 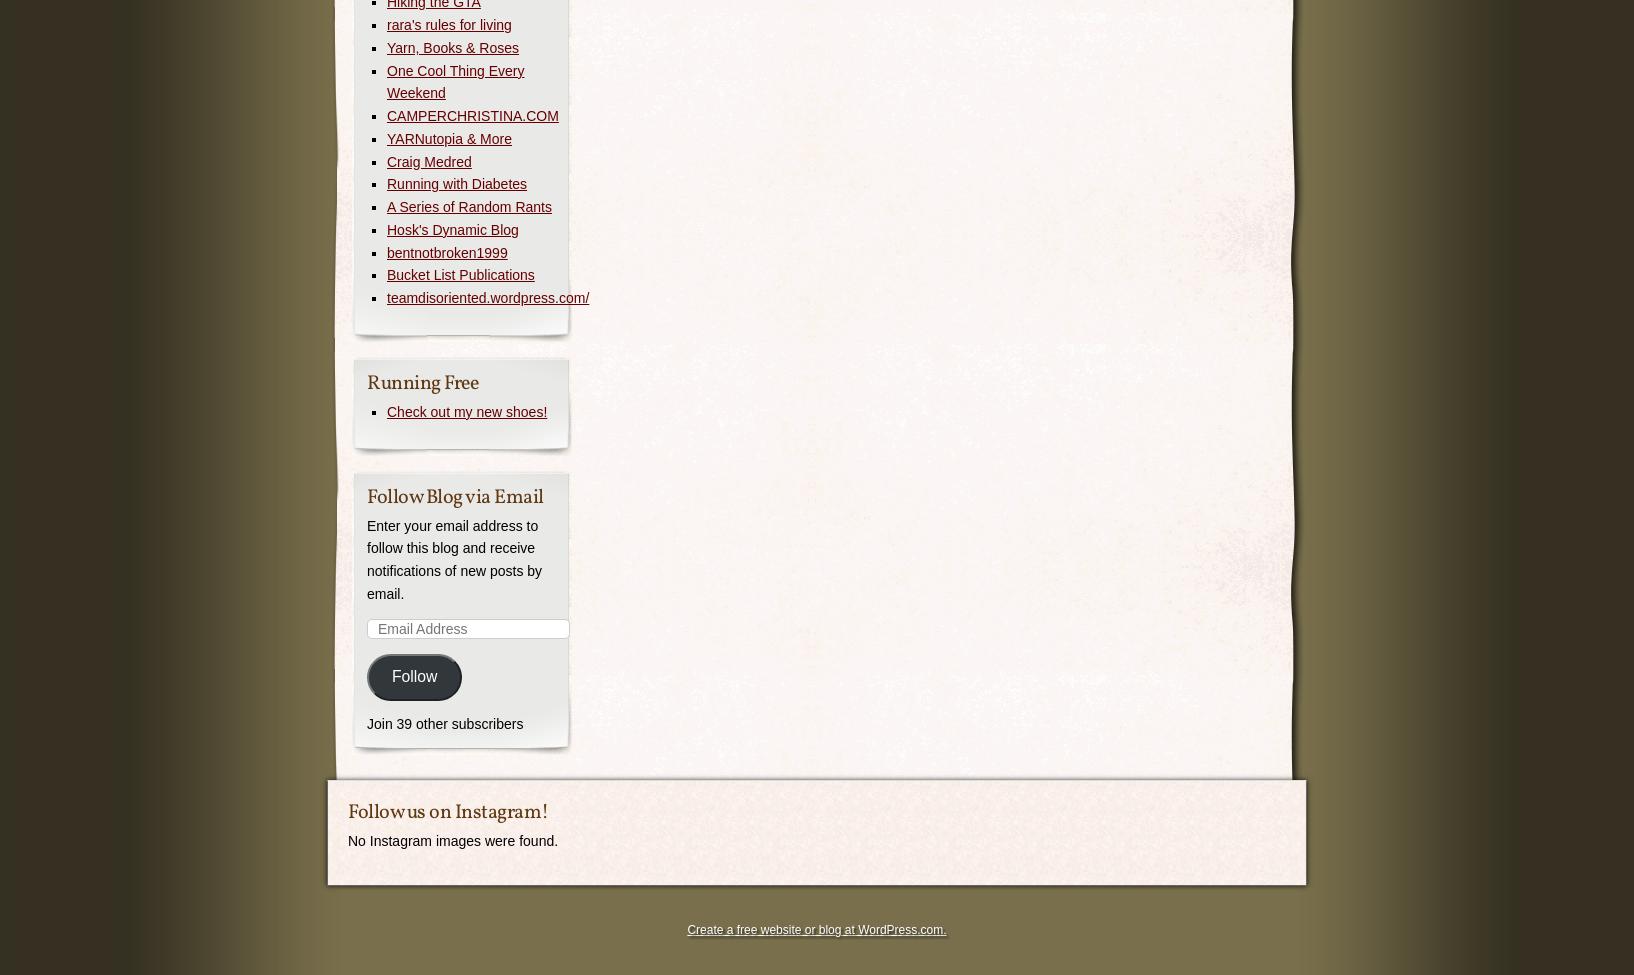 I want to click on 'YARNutopia & More', so click(x=385, y=136).